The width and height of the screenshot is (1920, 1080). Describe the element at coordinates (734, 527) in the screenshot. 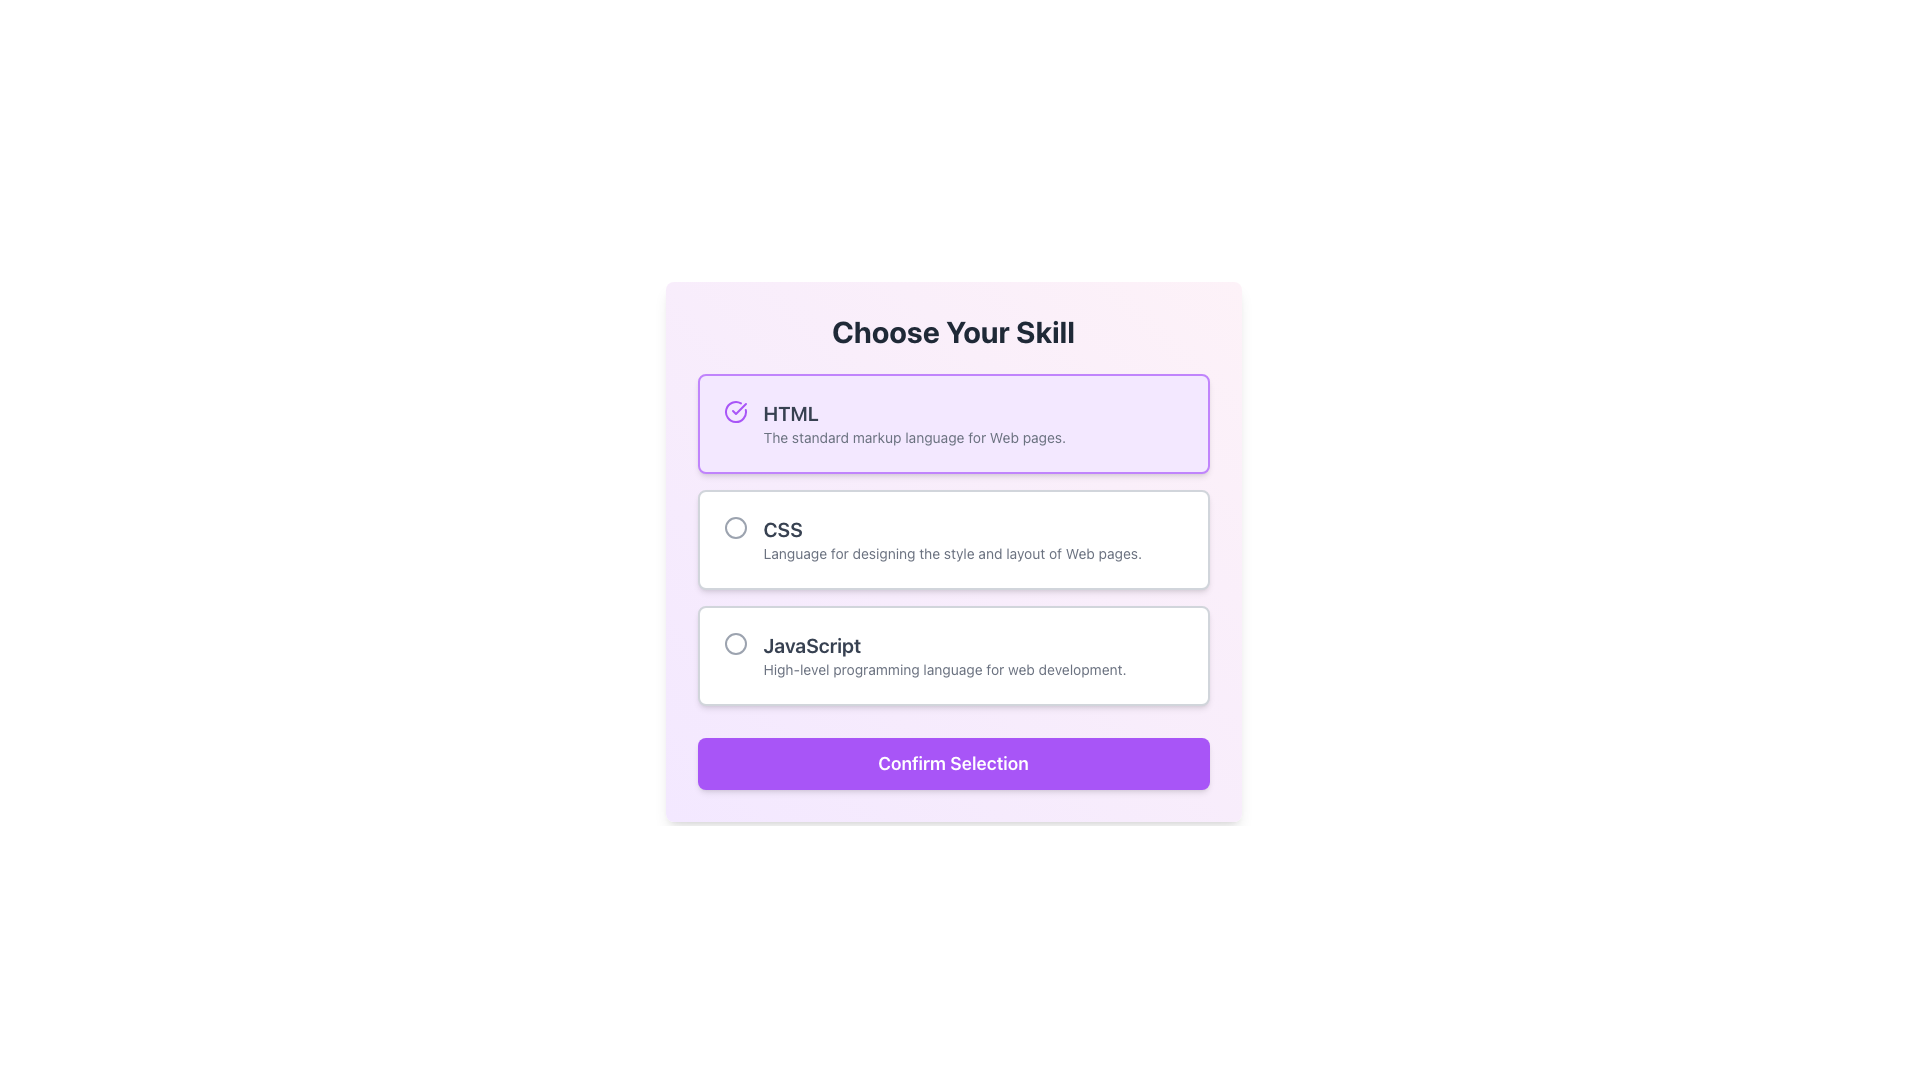

I see `the small circular icon with a gray outline located beside the 'CSS' option in the 'Choose Your Skill' interface` at that location.